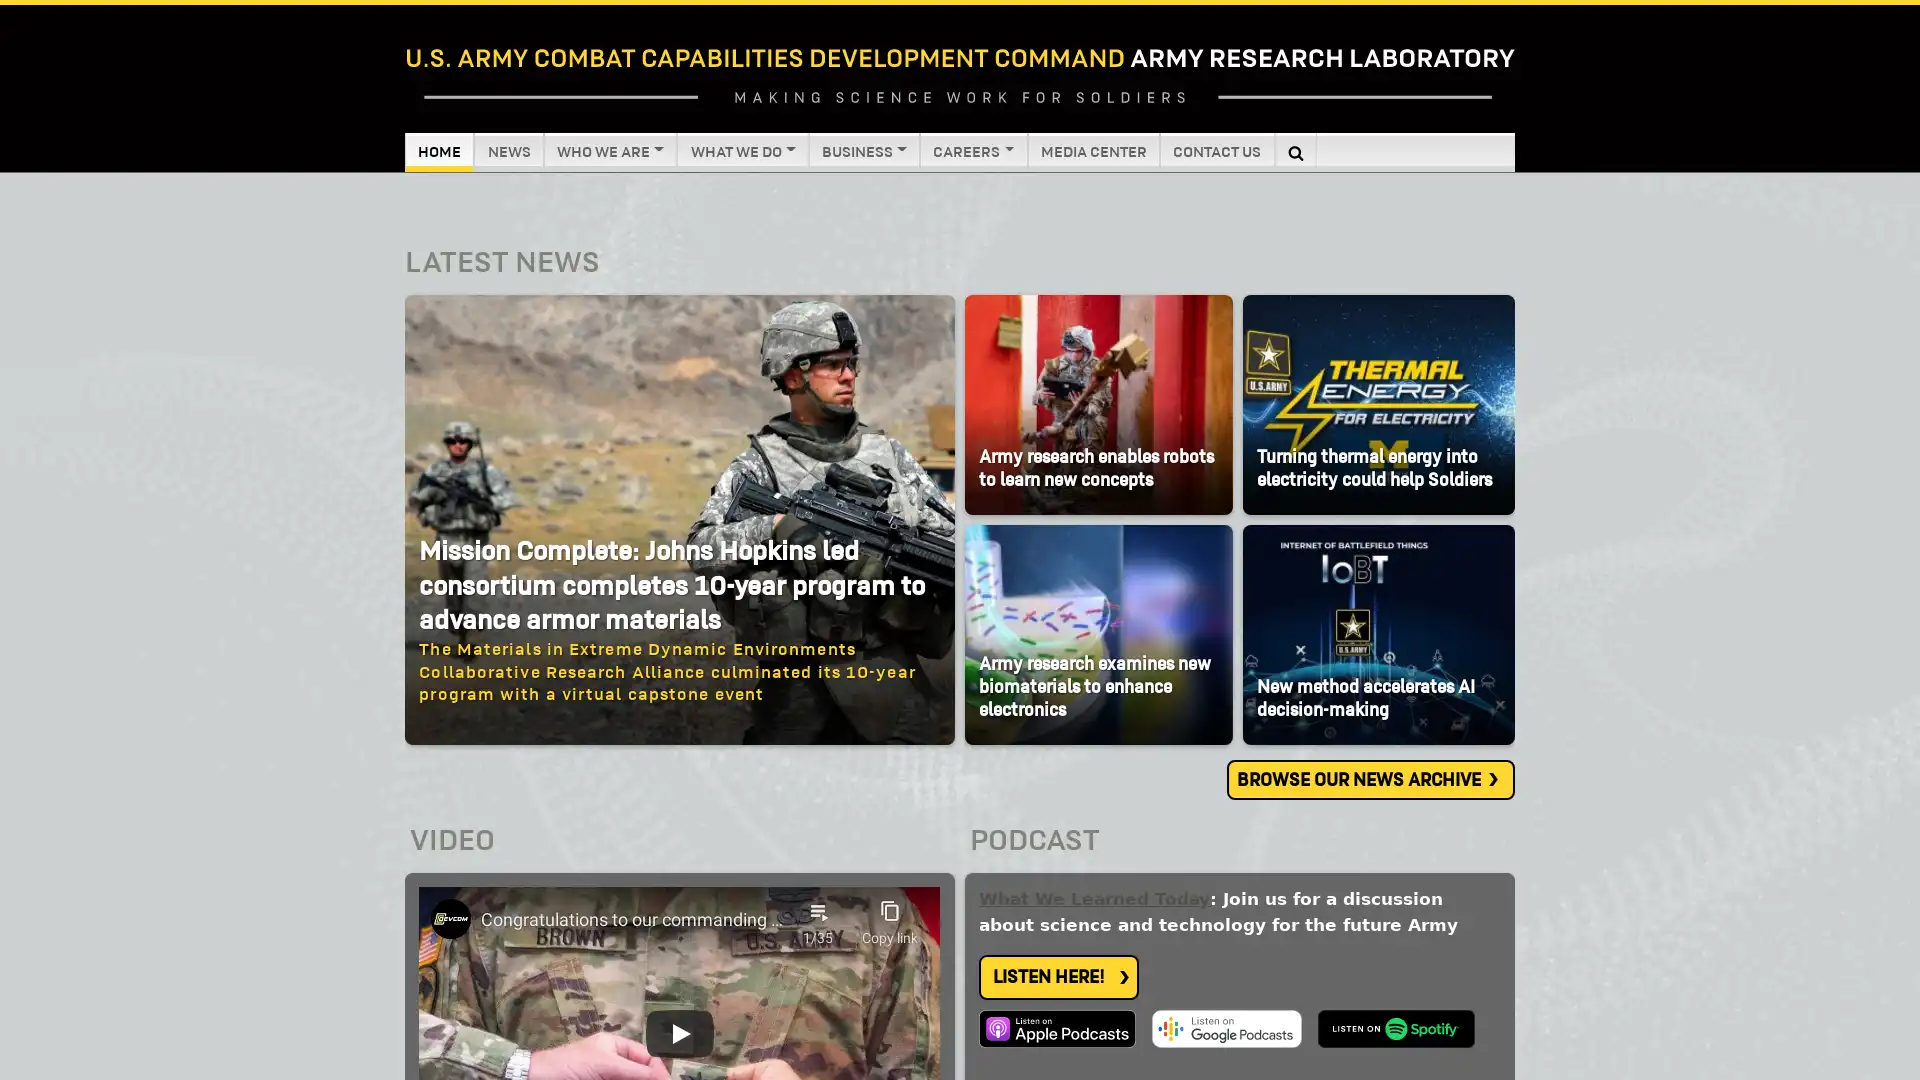  What do you see at coordinates (1370, 778) in the screenshot?
I see `BROWSE OUR NEWS ARCHIVE` at bounding box center [1370, 778].